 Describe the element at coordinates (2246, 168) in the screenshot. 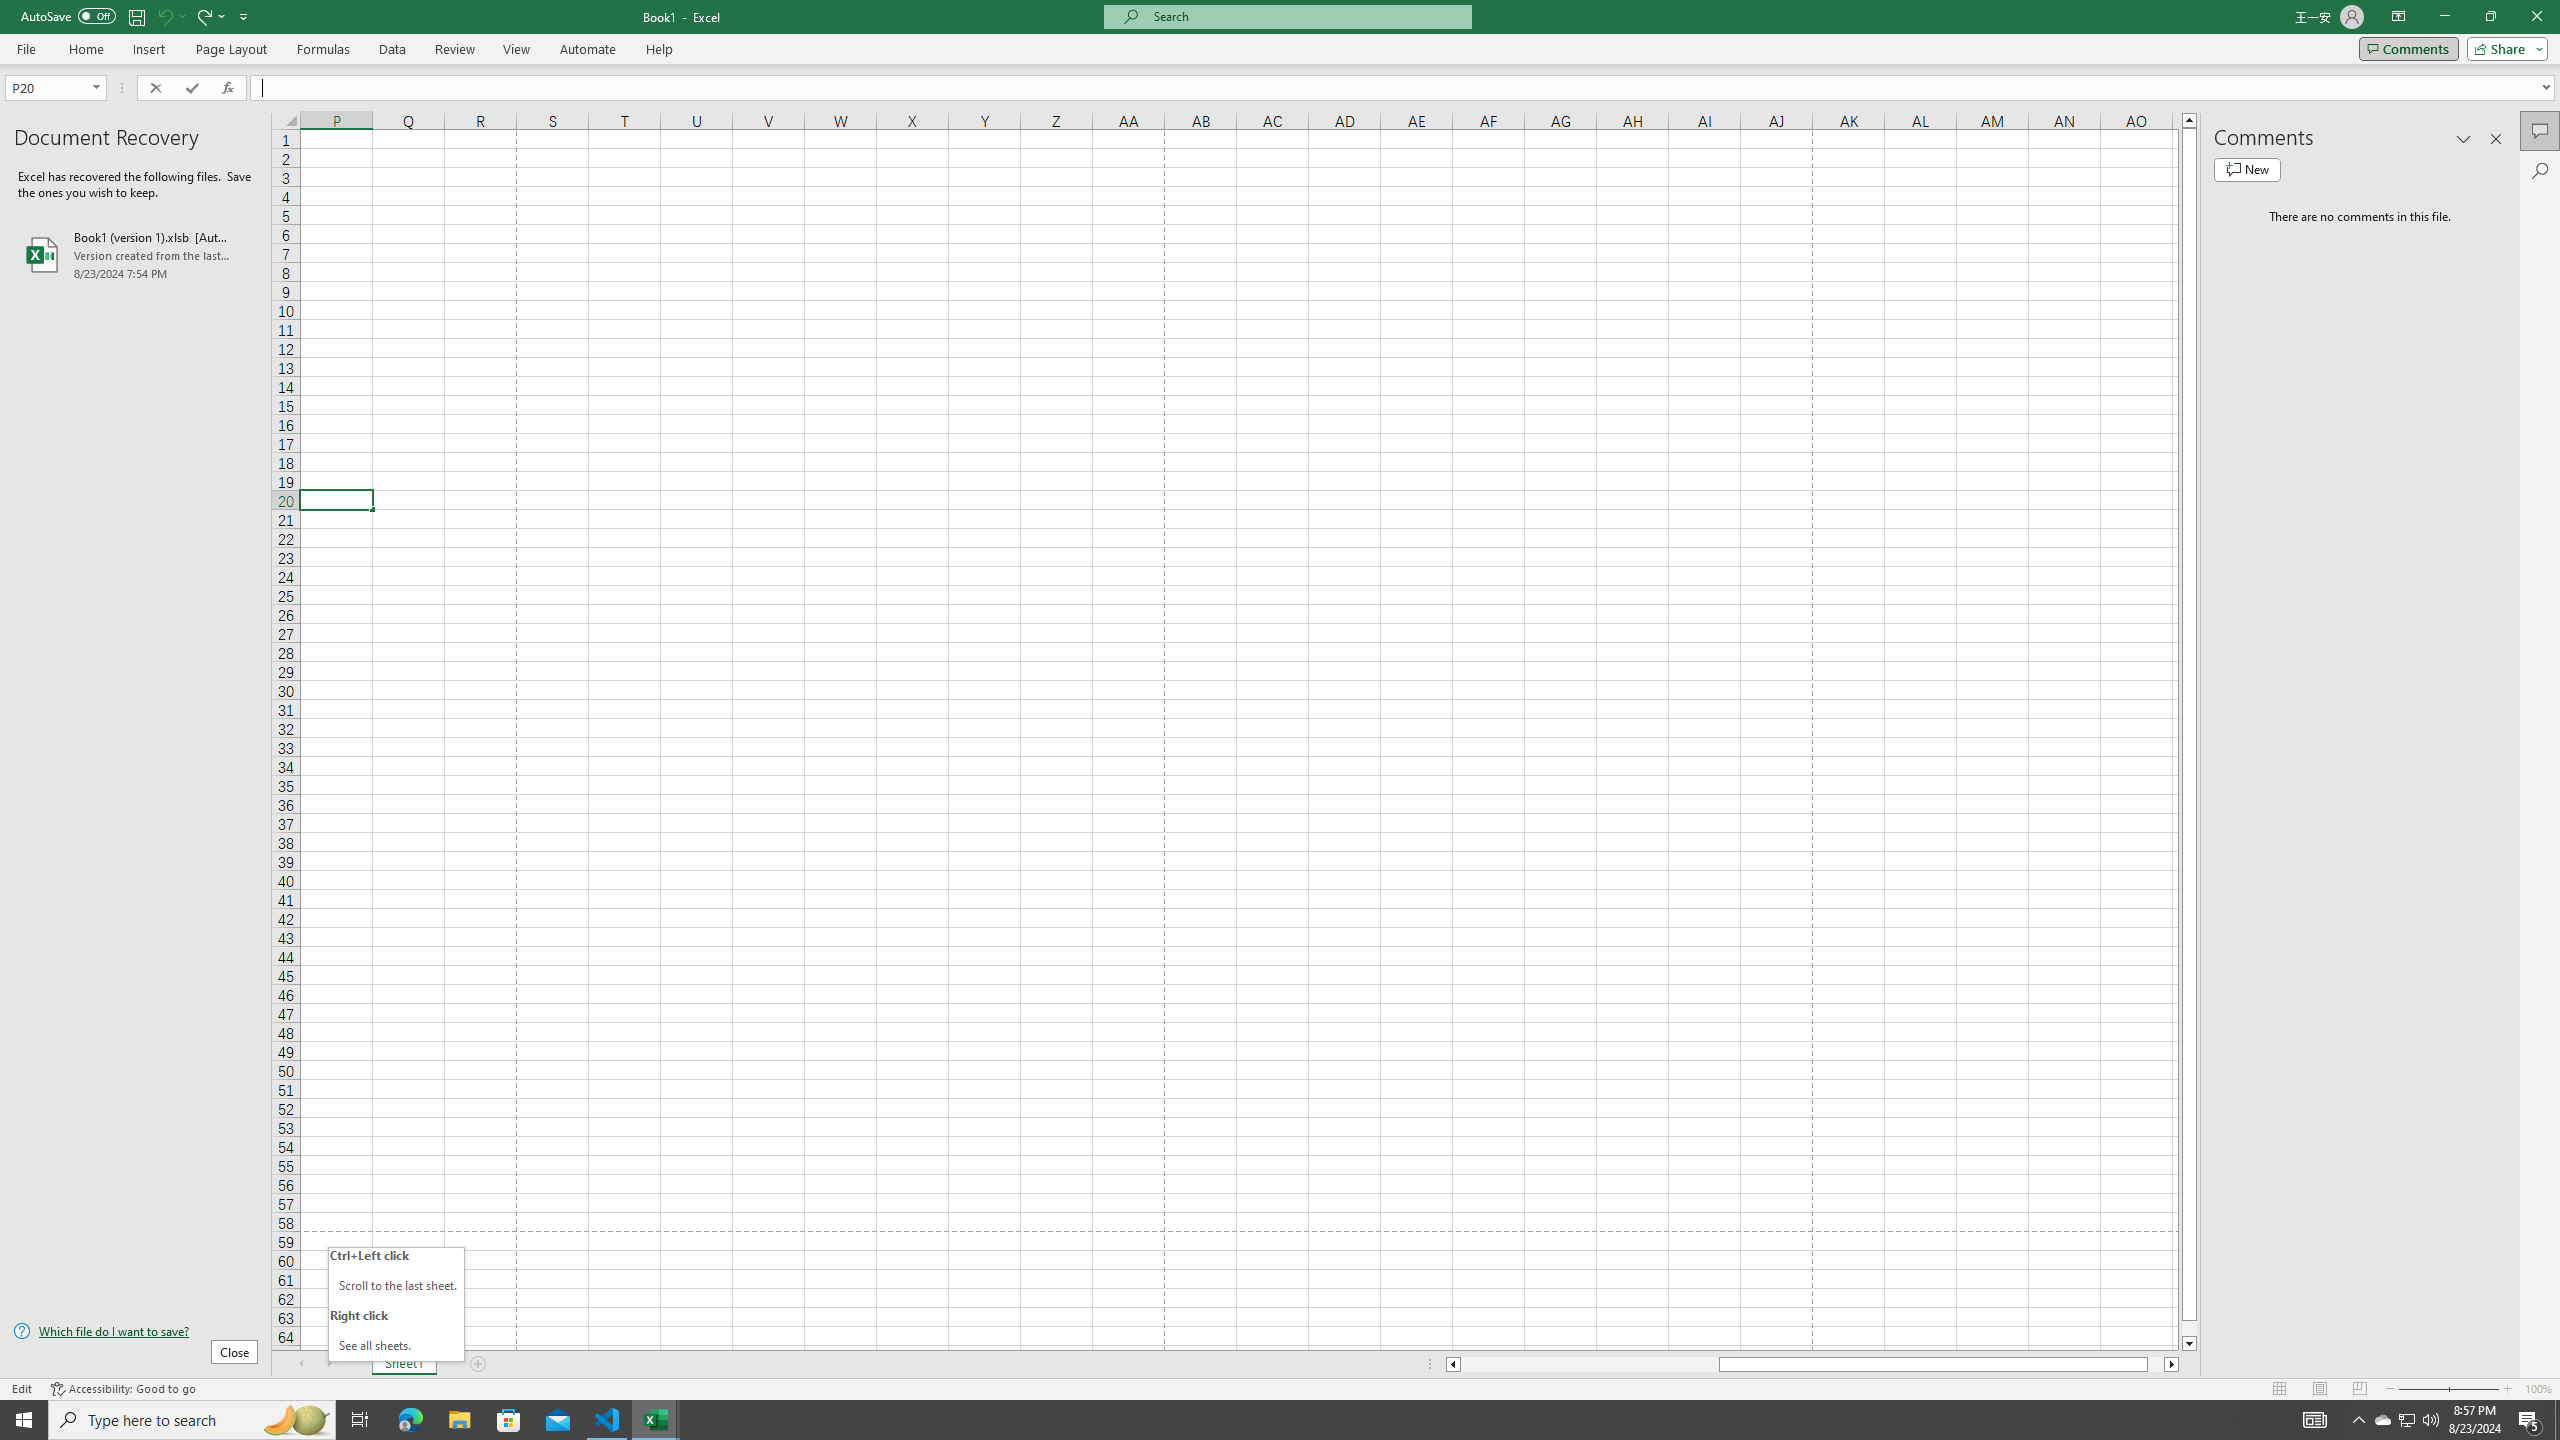

I see `'New comment'` at that location.